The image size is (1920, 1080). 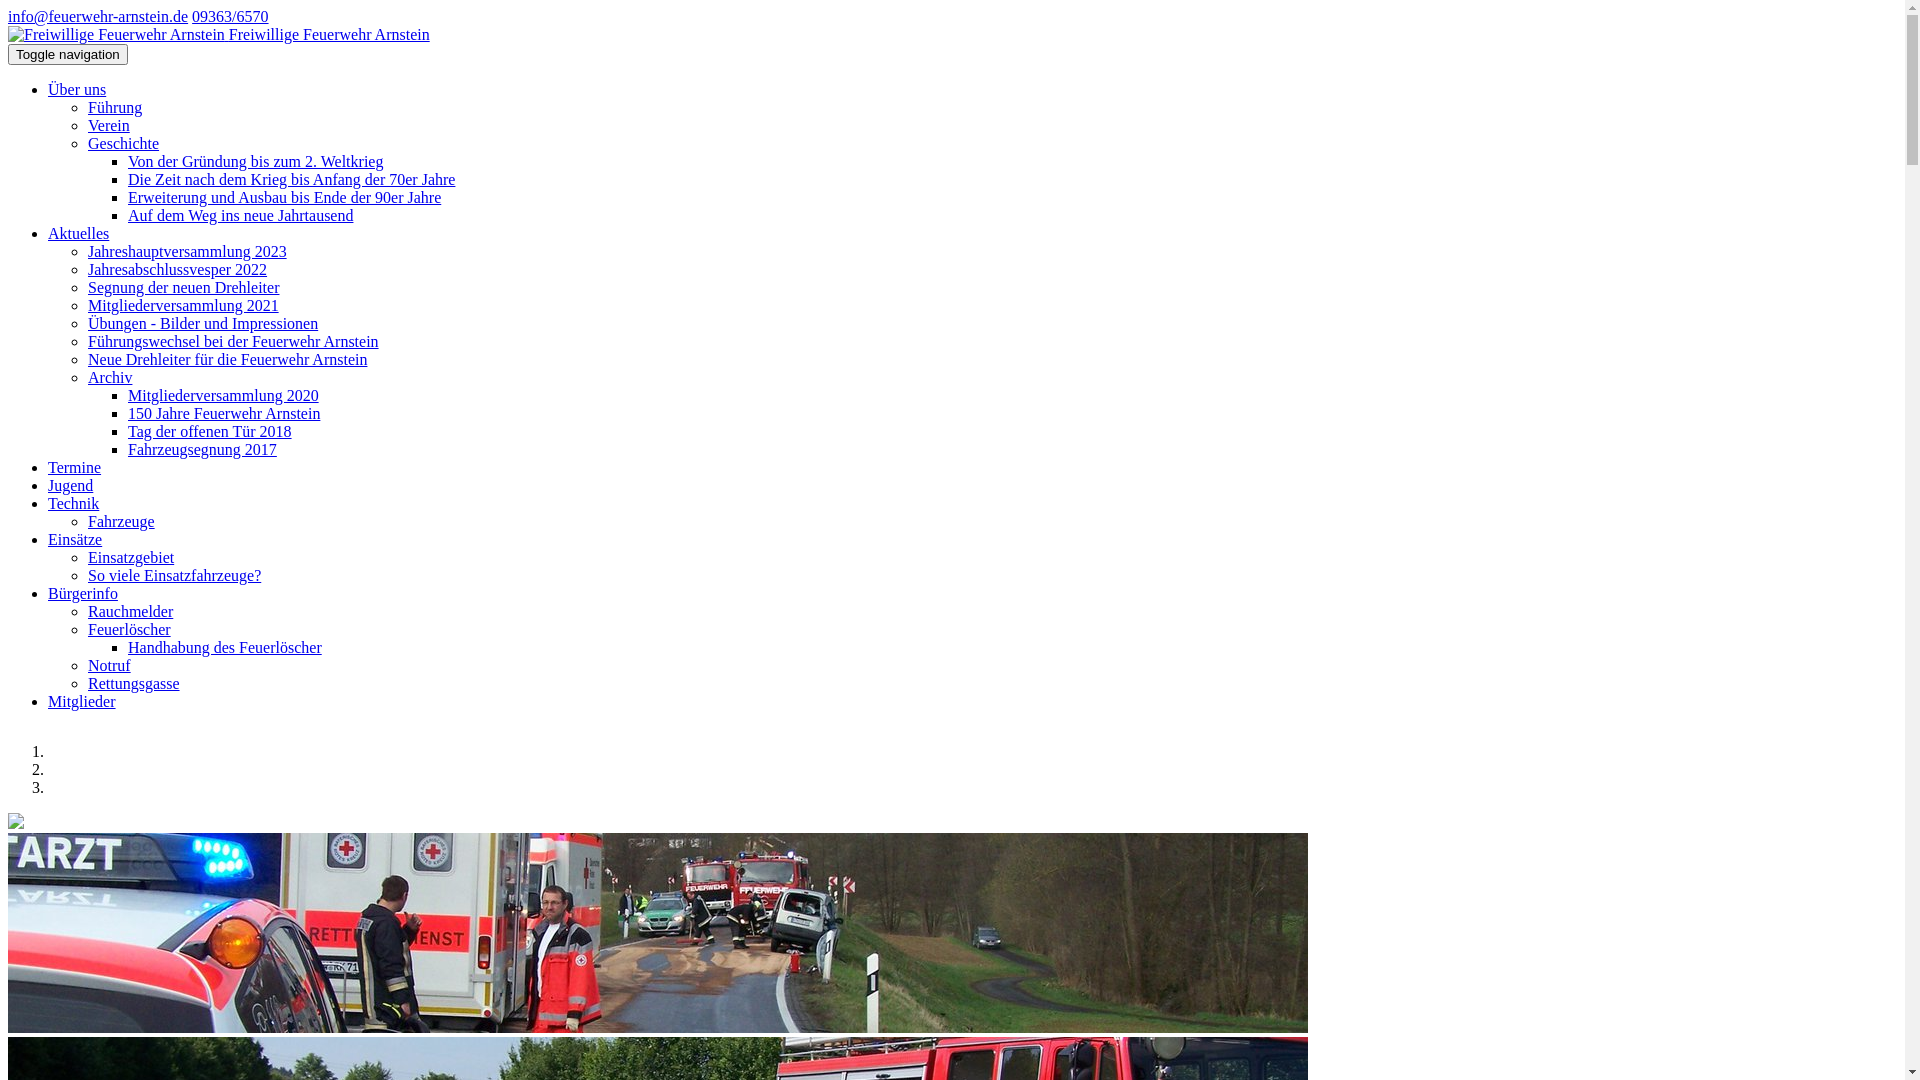 I want to click on 'Freiwillige Feuerwehr Arnstein', so click(x=8, y=34).